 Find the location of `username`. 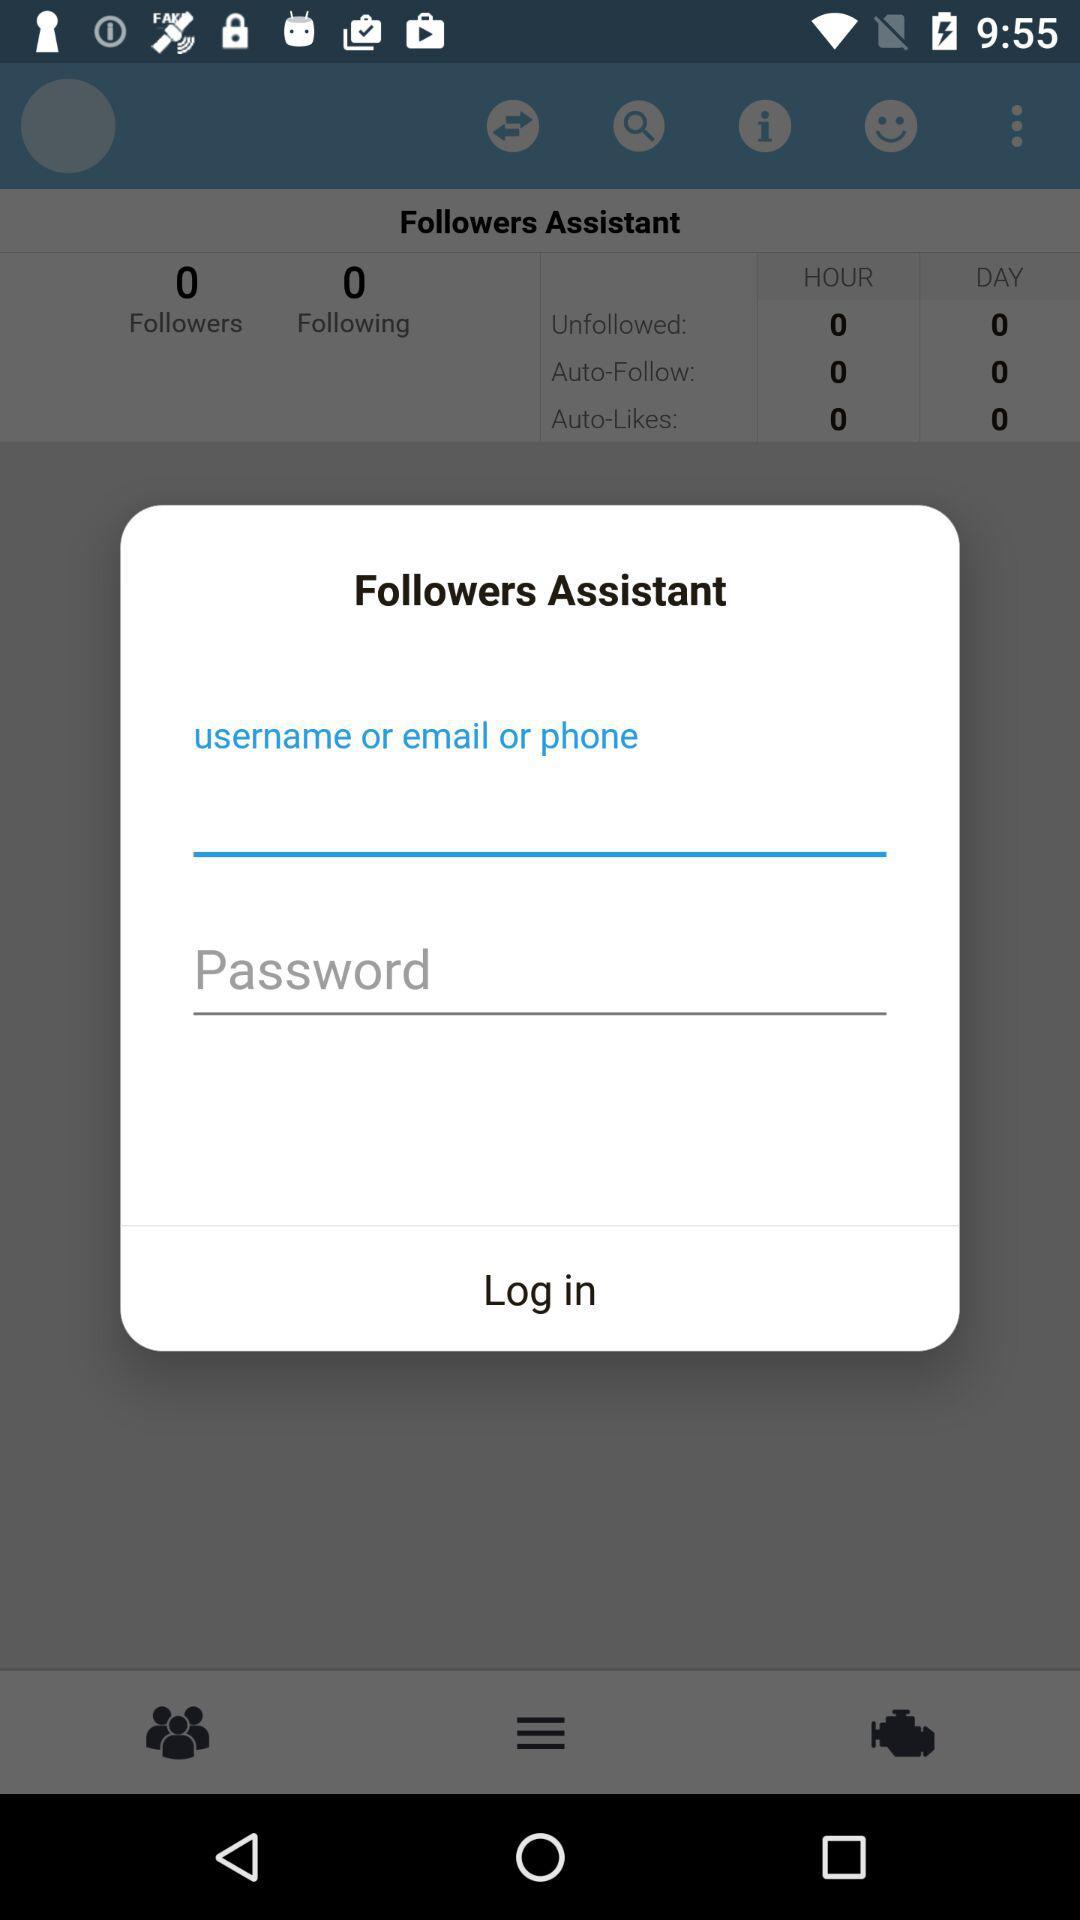

username is located at coordinates (540, 811).